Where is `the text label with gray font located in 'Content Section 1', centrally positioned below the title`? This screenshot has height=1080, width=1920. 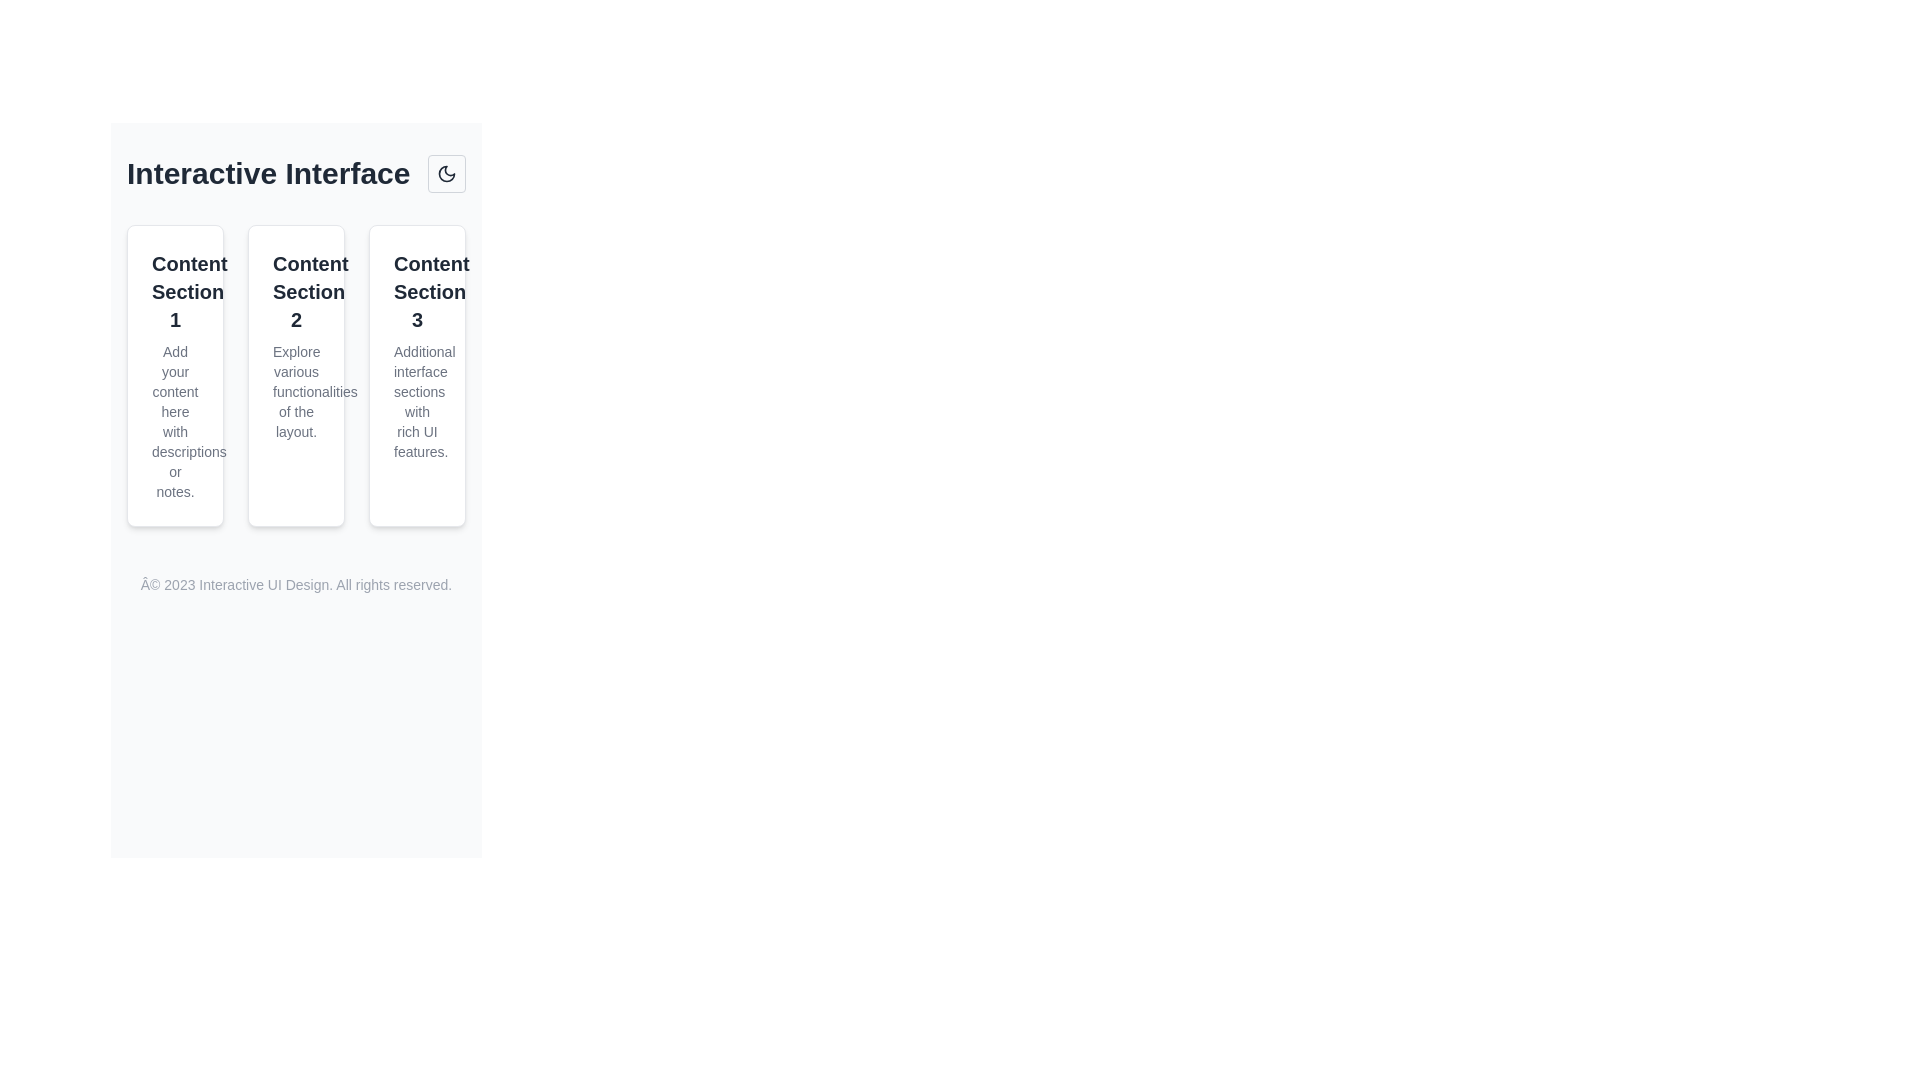 the text label with gray font located in 'Content Section 1', centrally positioned below the title is located at coordinates (175, 420).